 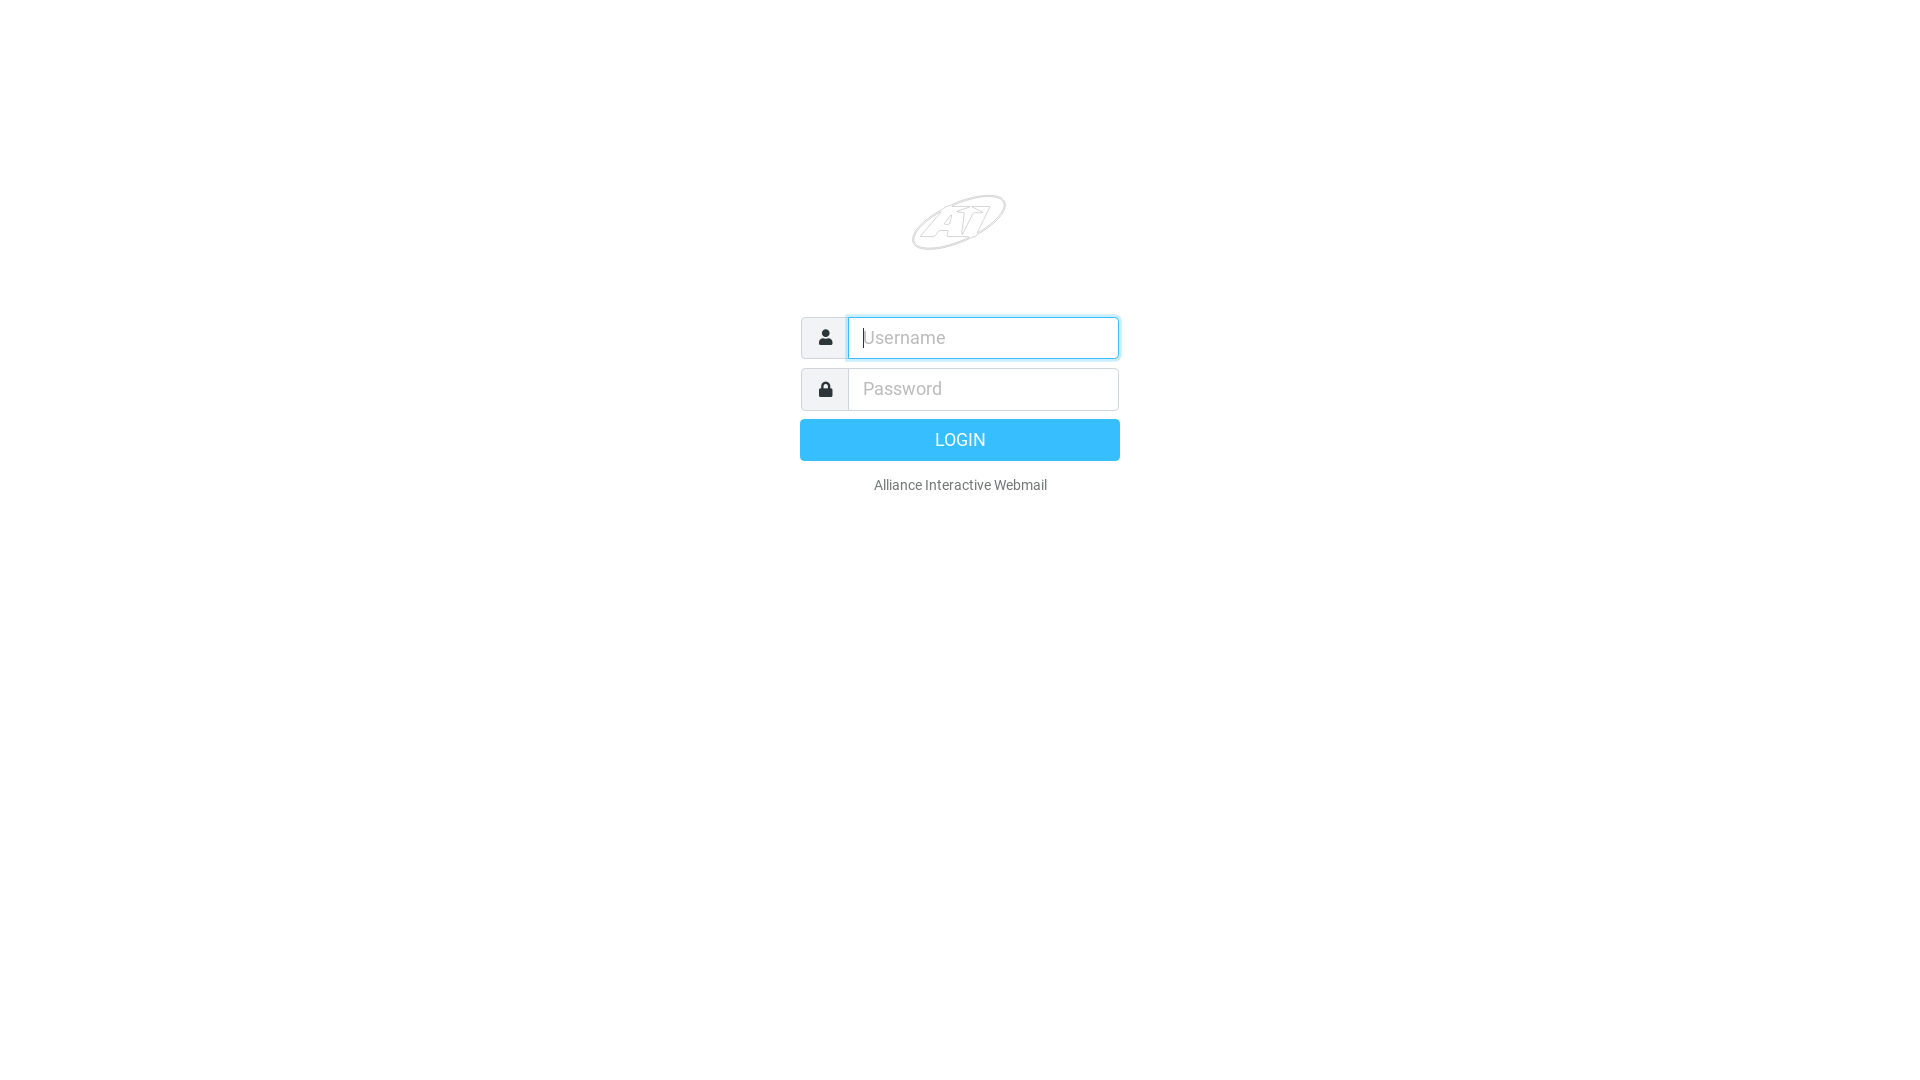 I want to click on 'LOGIN', so click(x=960, y=438).